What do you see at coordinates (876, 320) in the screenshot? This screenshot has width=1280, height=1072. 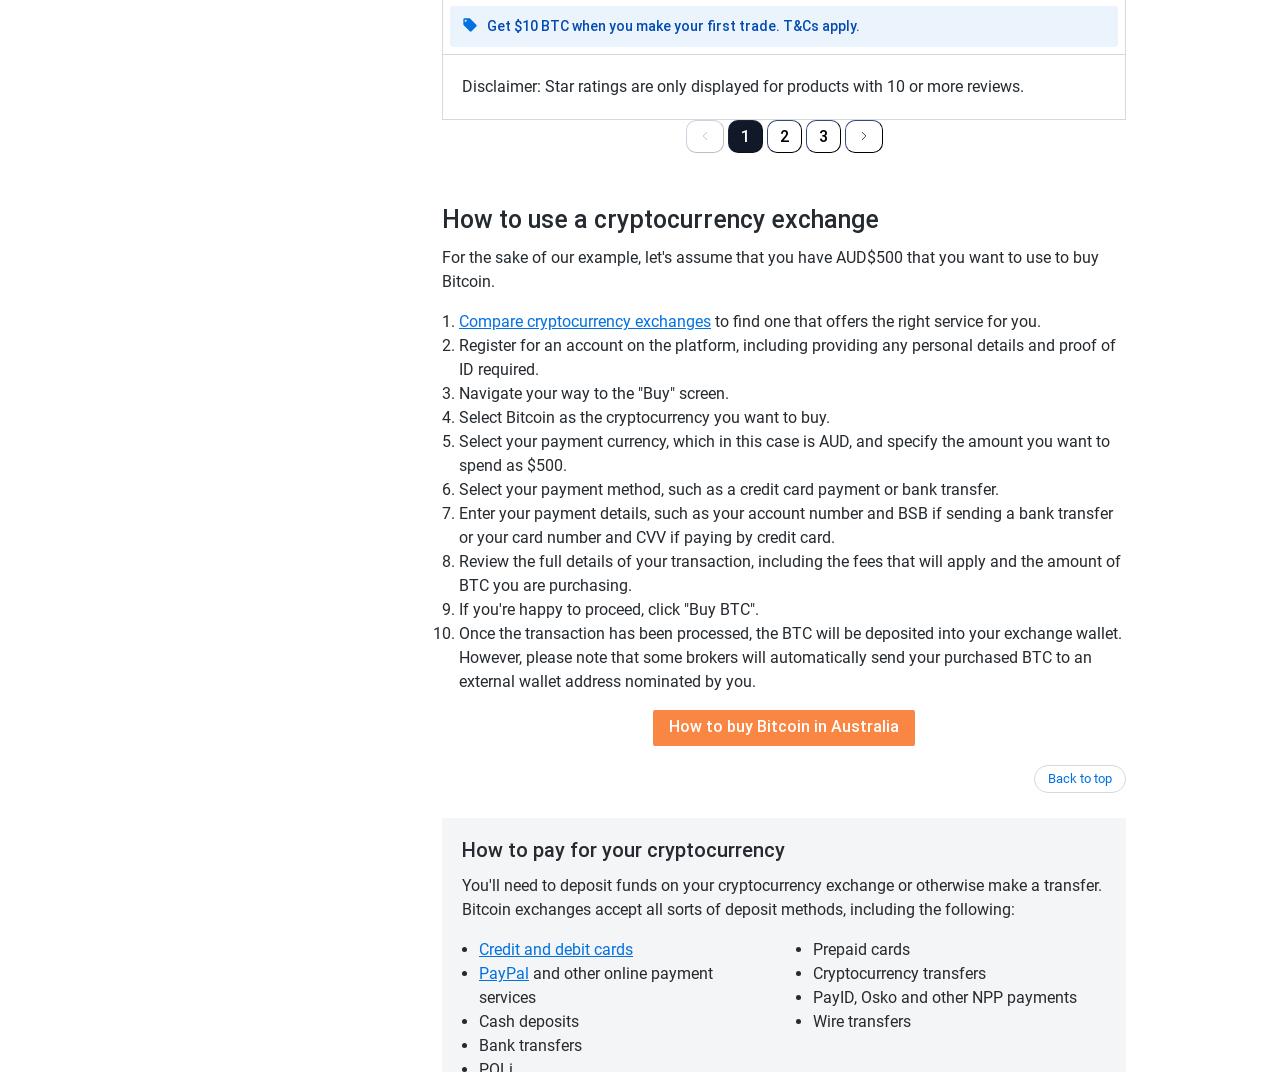 I see `'to find one that offers the right service for you.'` at bounding box center [876, 320].